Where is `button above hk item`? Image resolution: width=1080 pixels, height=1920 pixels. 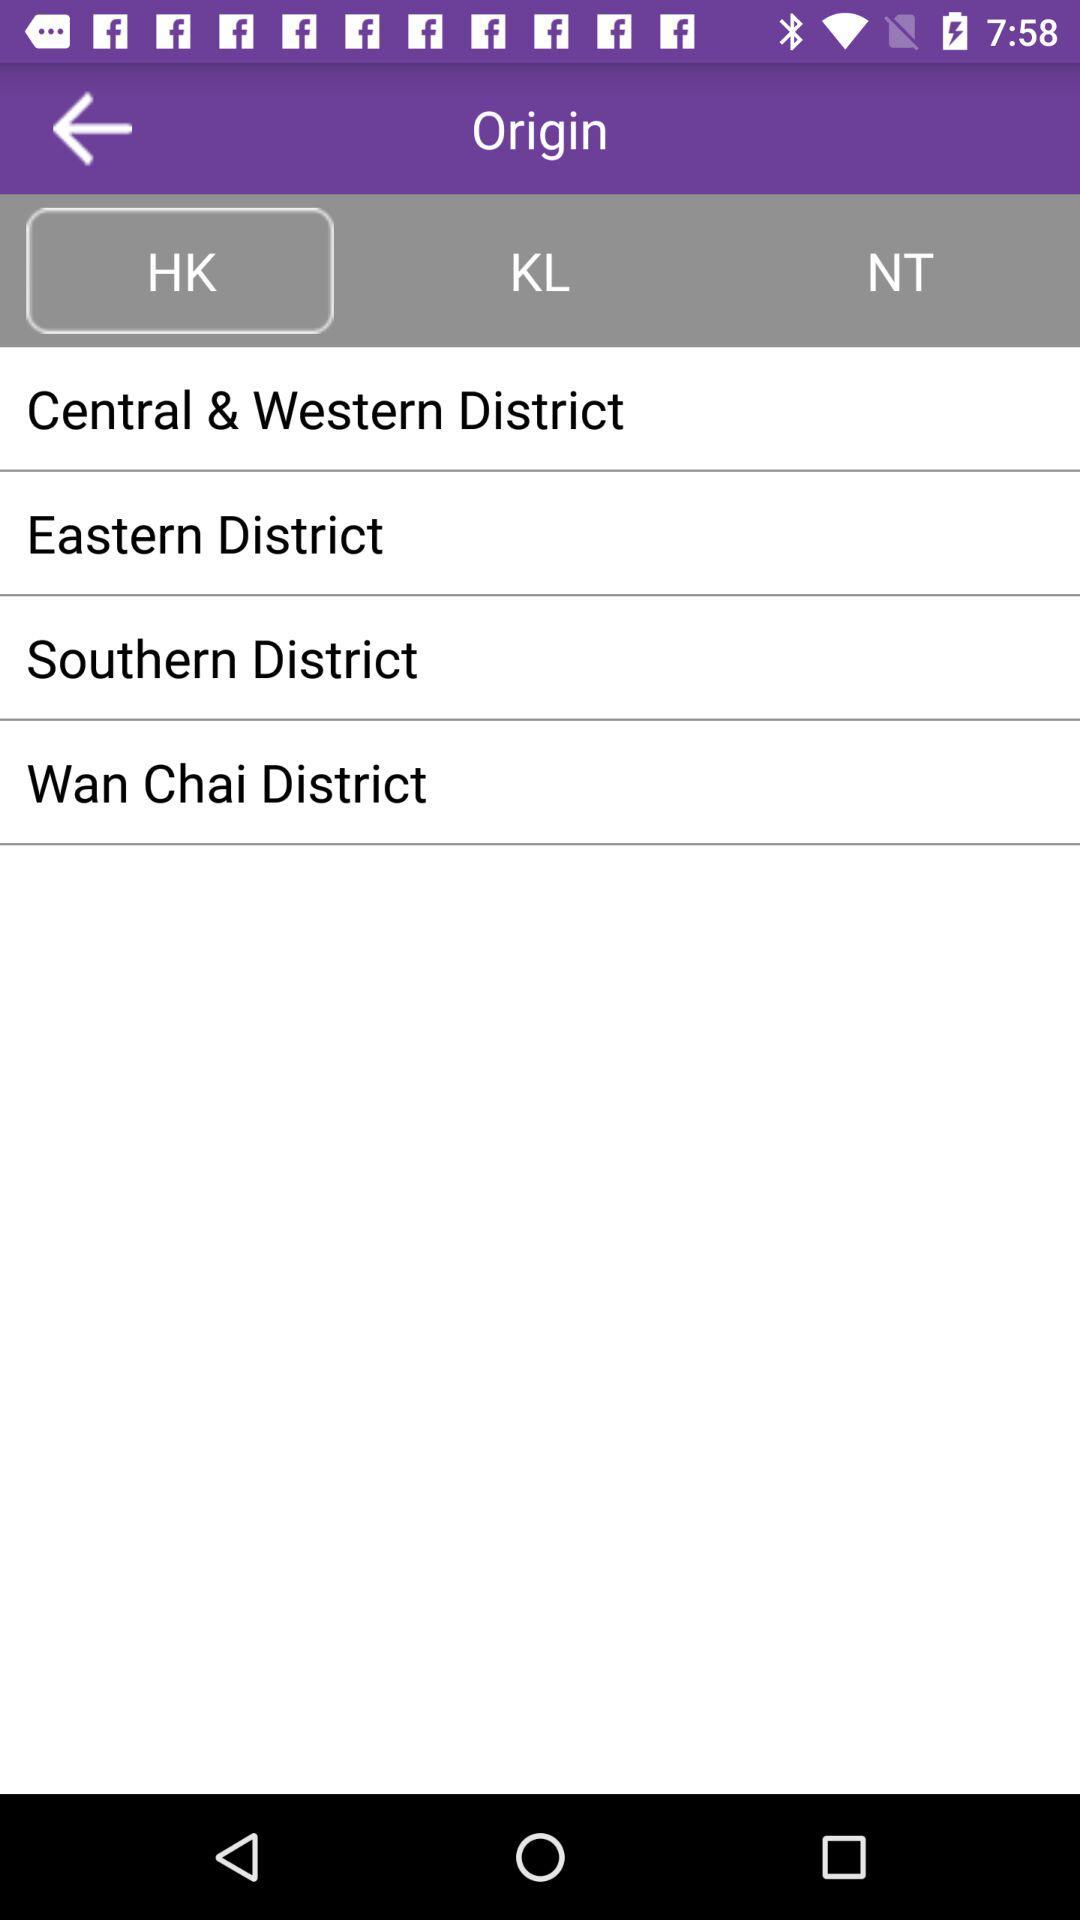 button above hk item is located at coordinates (92, 127).